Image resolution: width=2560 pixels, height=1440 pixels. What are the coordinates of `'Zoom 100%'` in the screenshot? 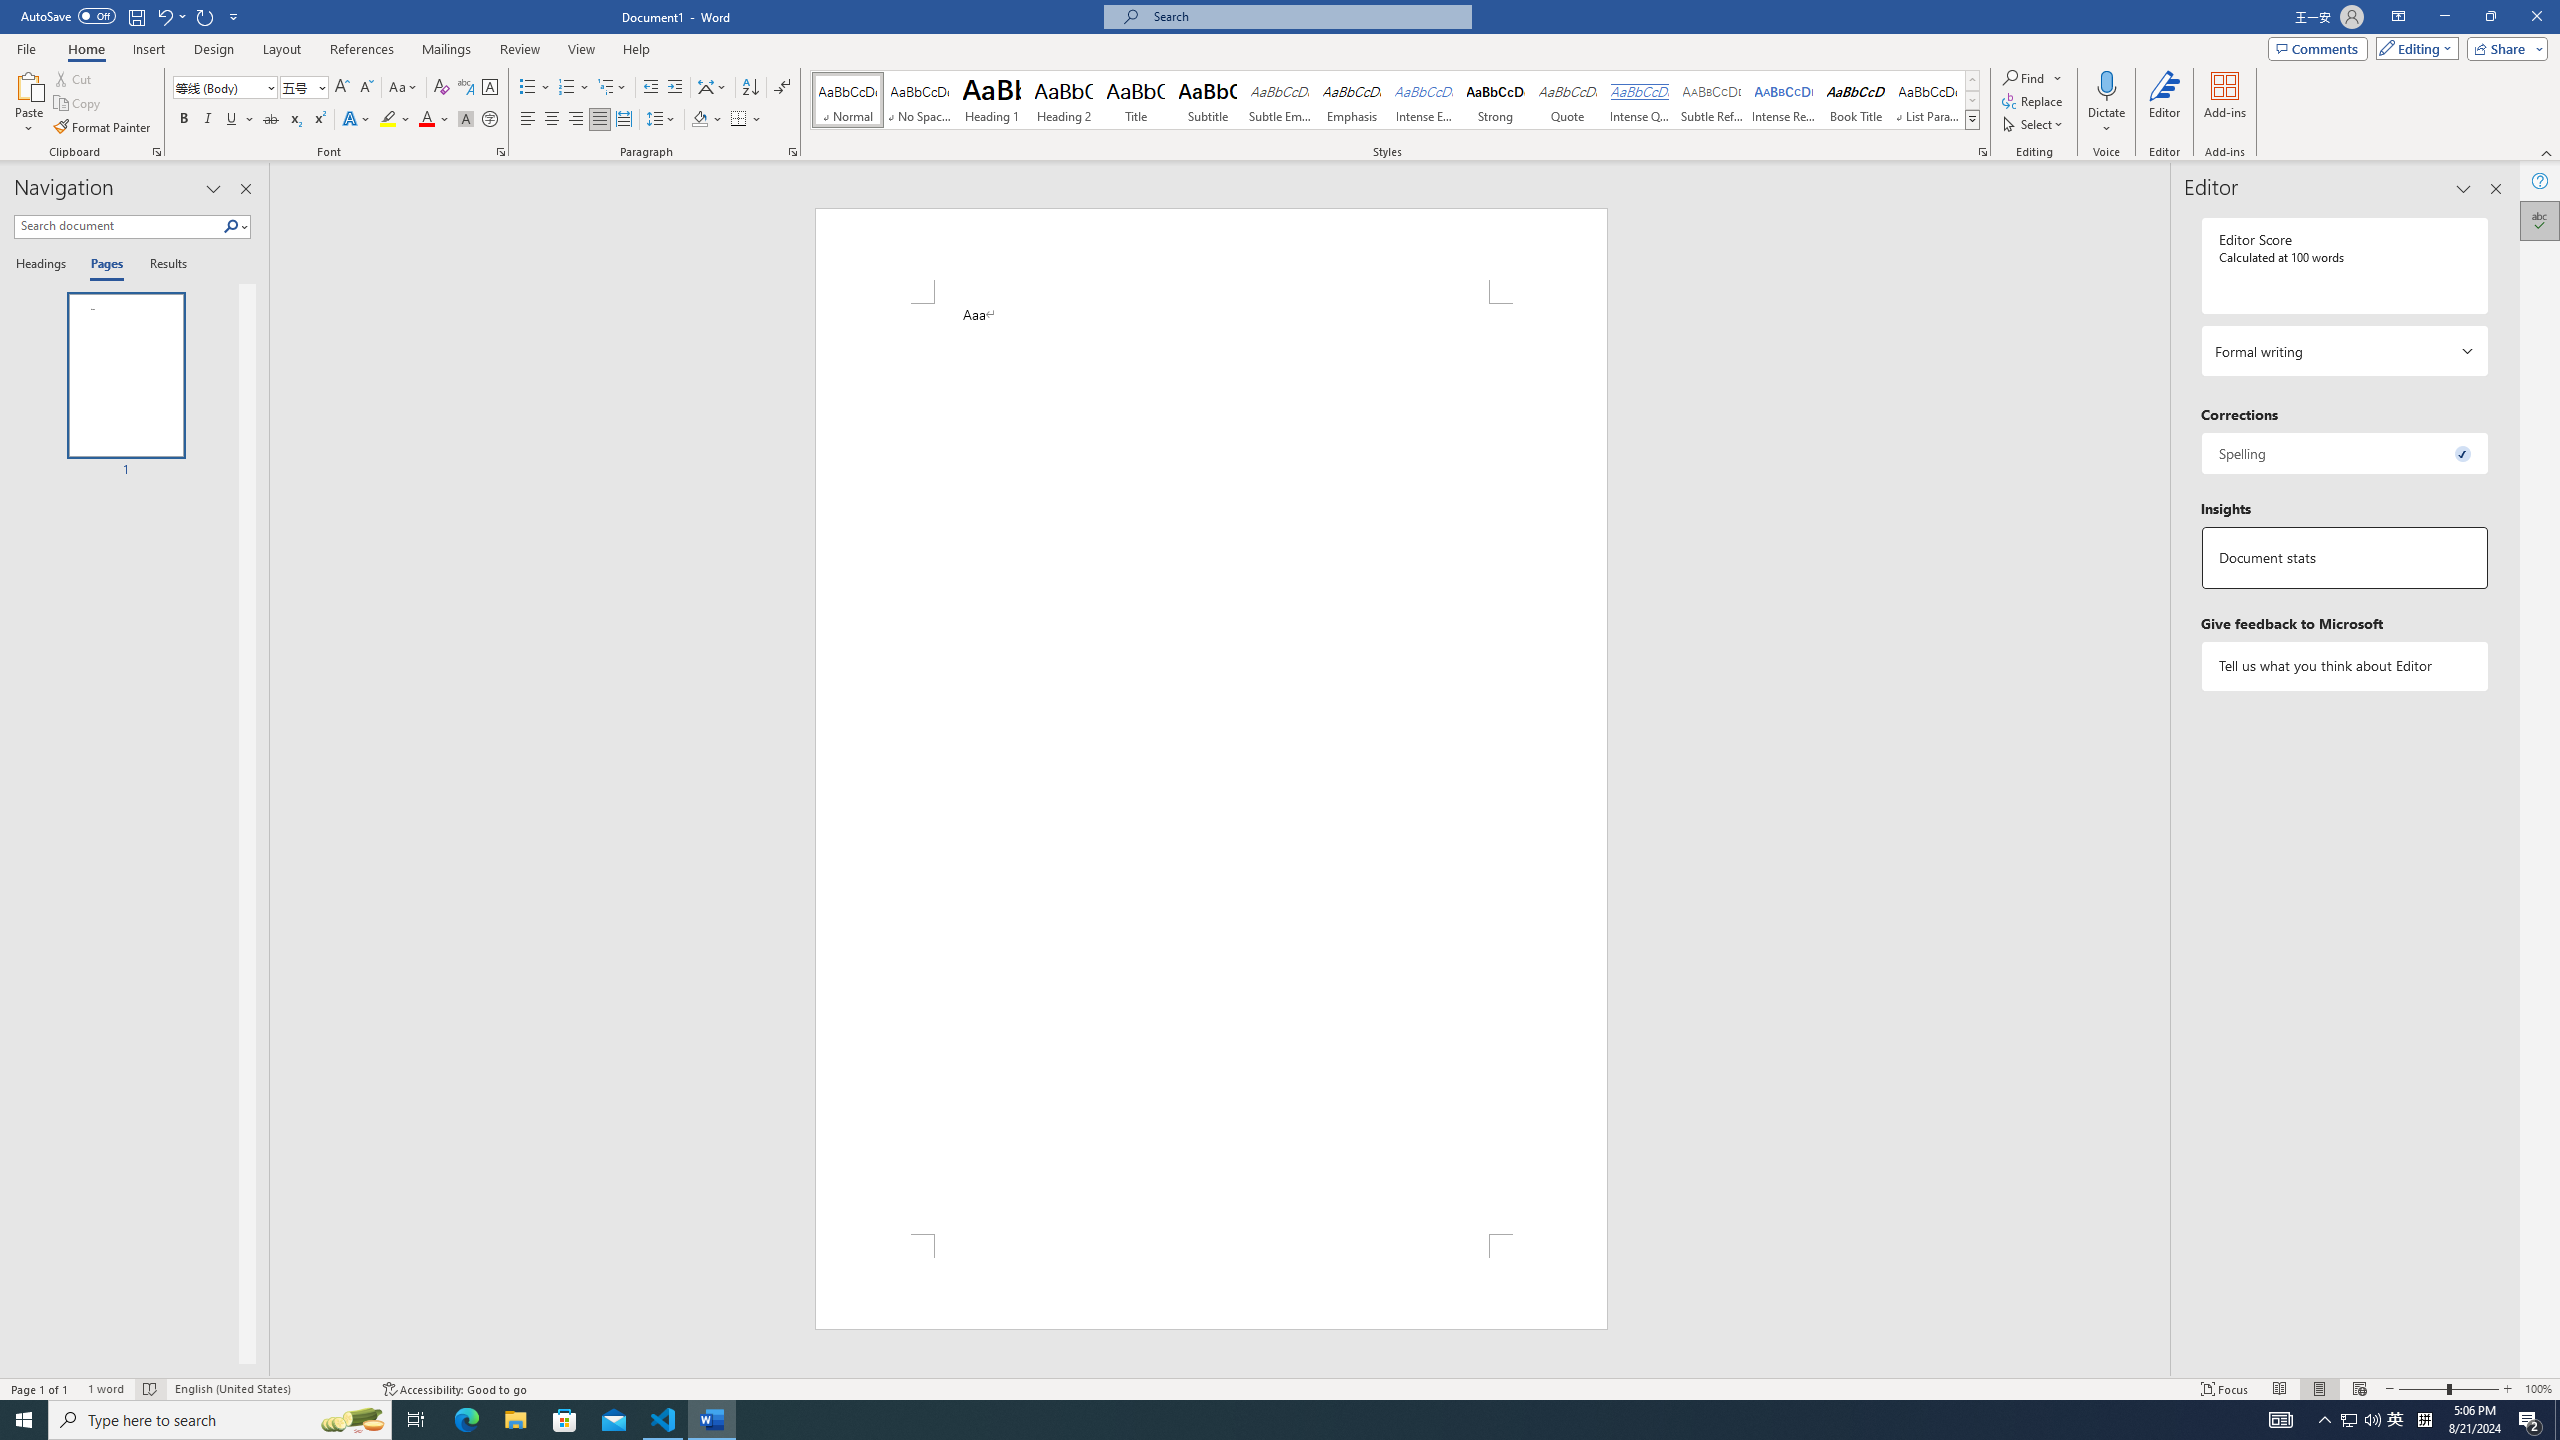 It's located at (2537, 1389).